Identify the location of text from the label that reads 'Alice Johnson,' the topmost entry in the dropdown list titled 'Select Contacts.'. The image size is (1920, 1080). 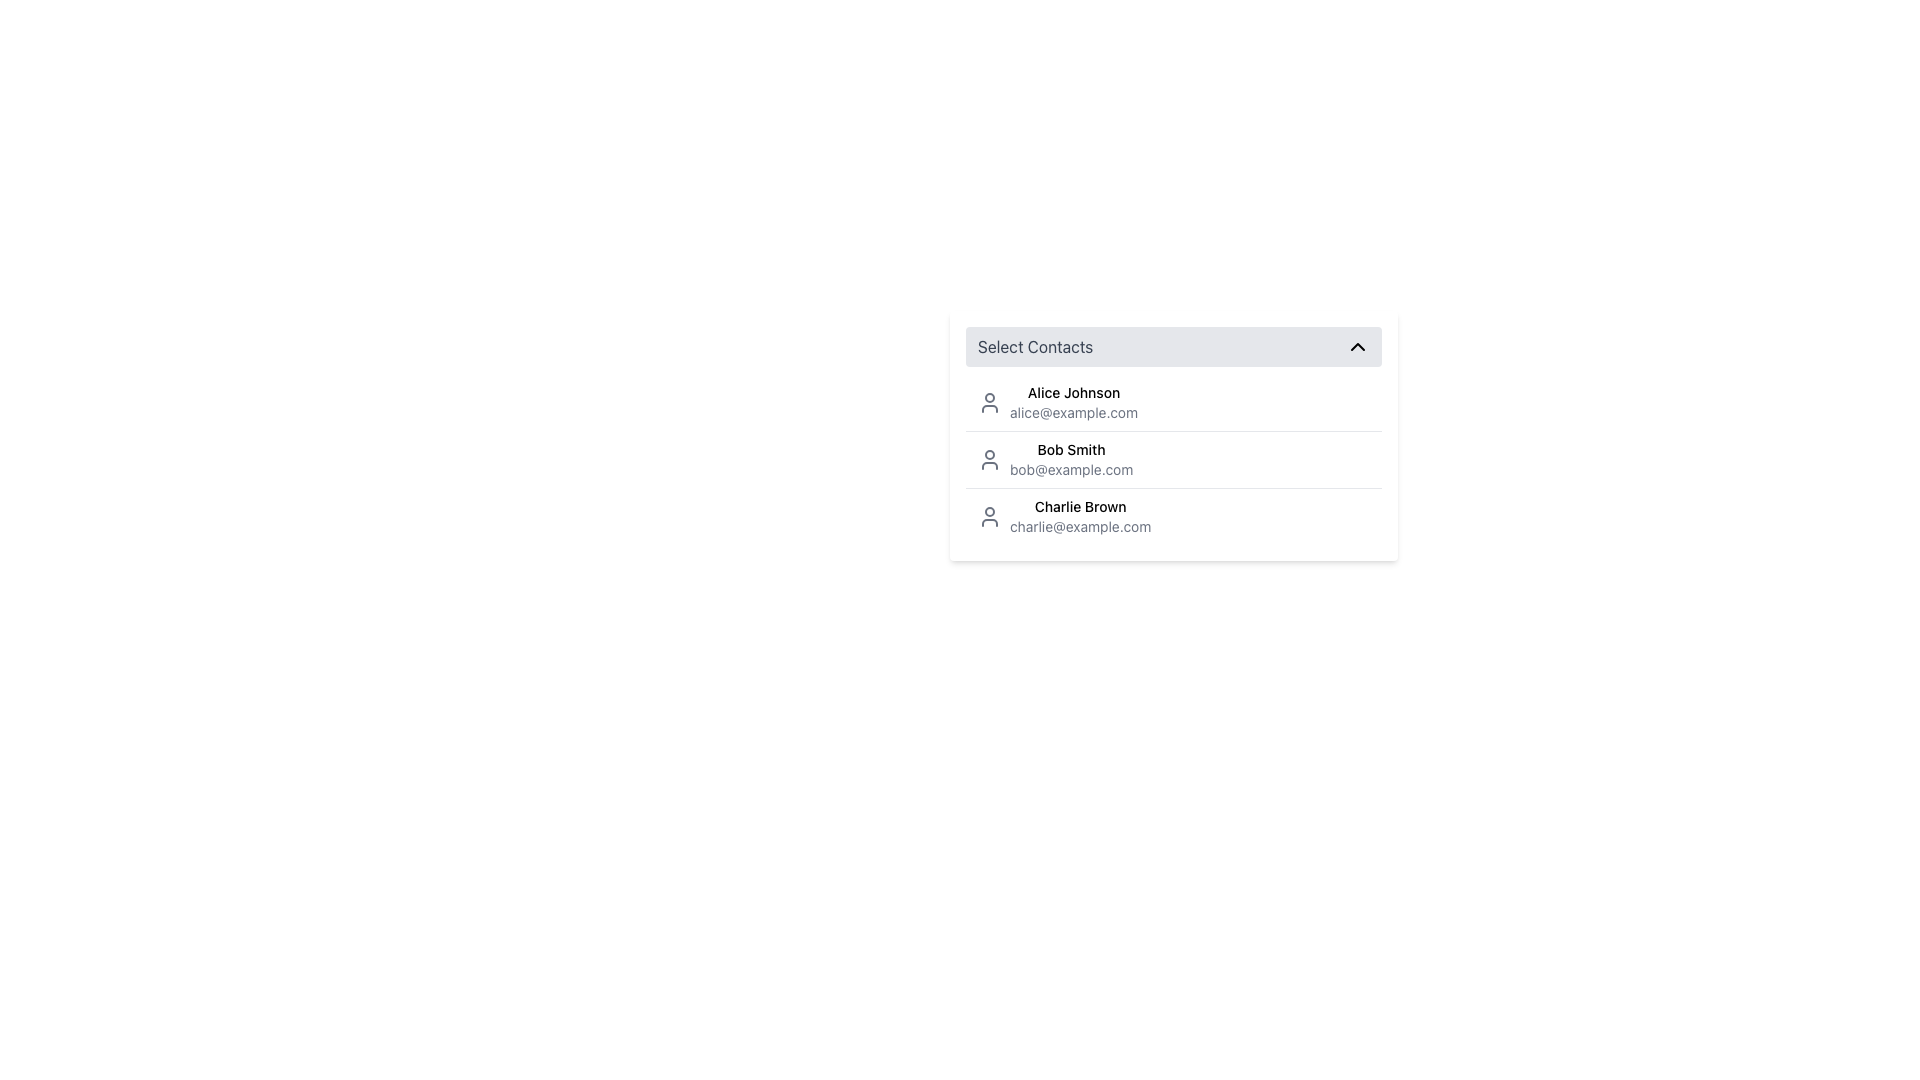
(1073, 393).